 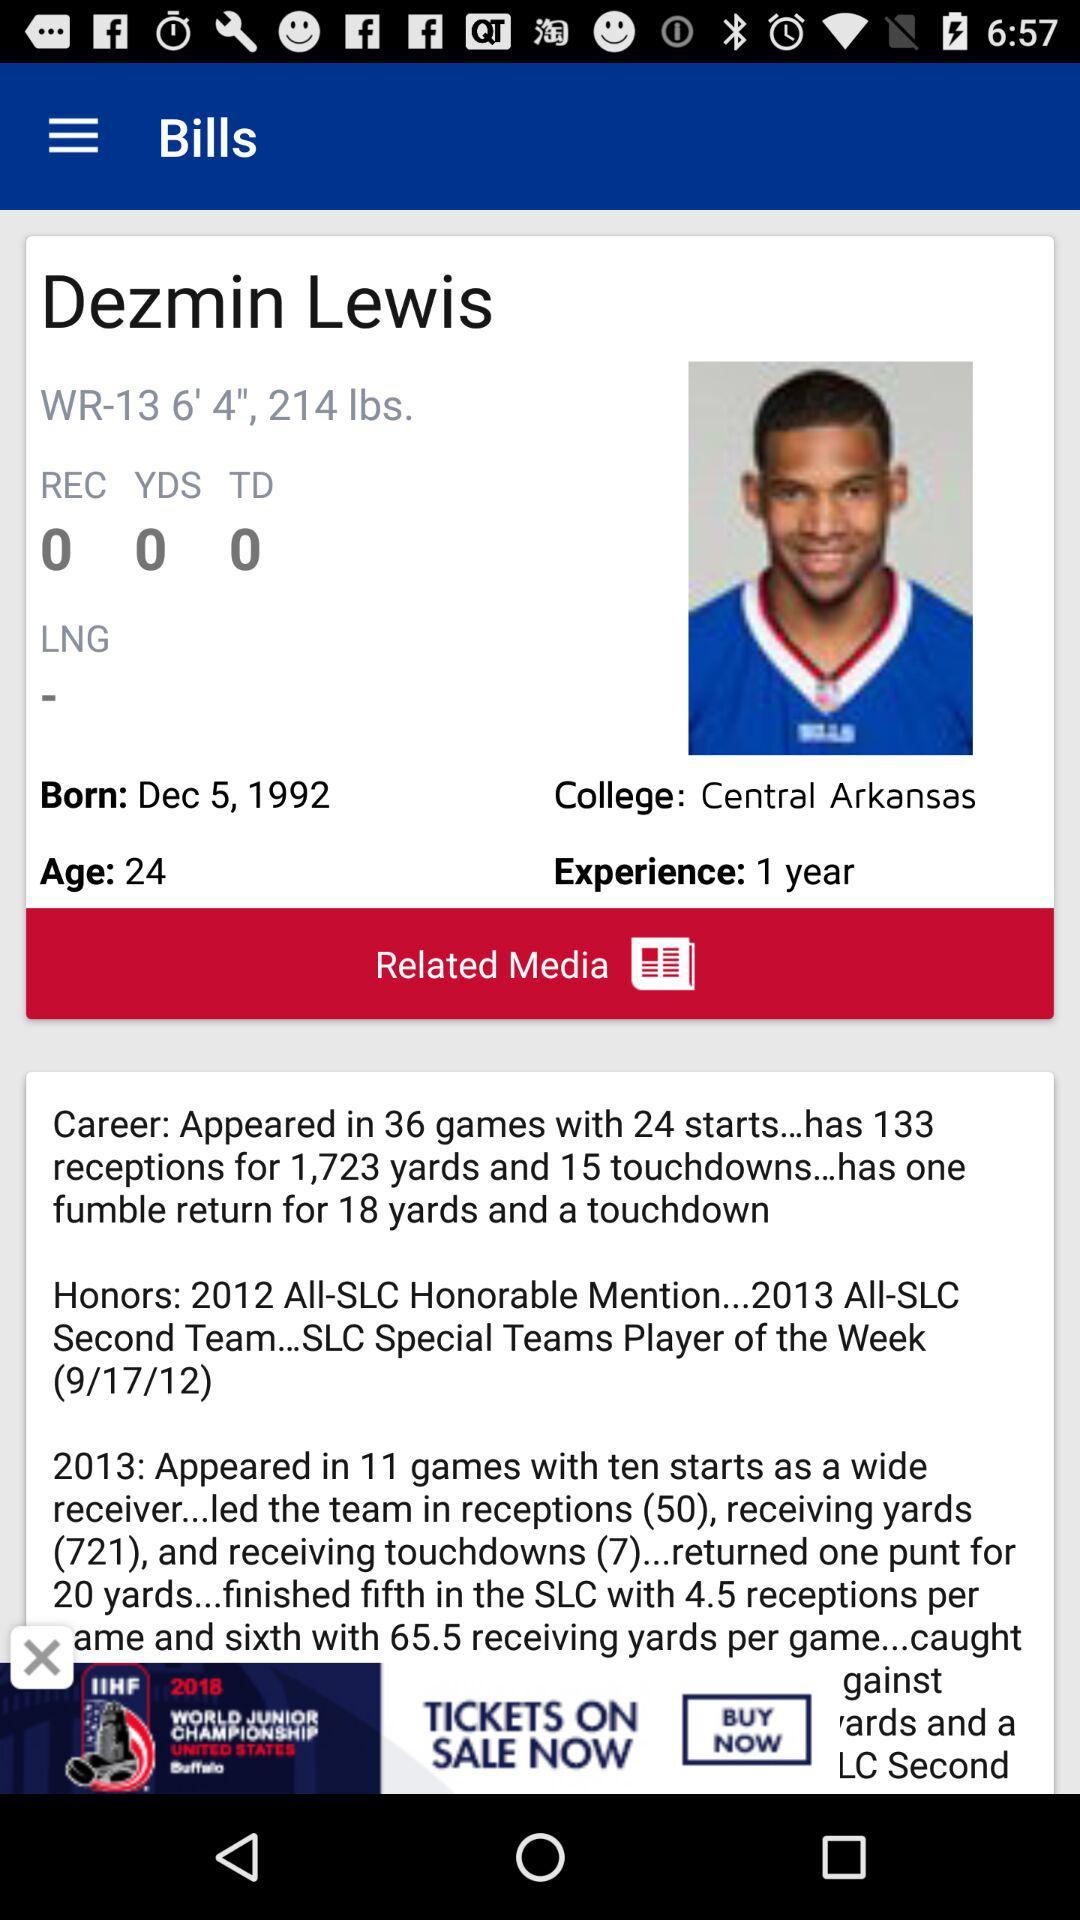 I want to click on button, so click(x=42, y=1657).